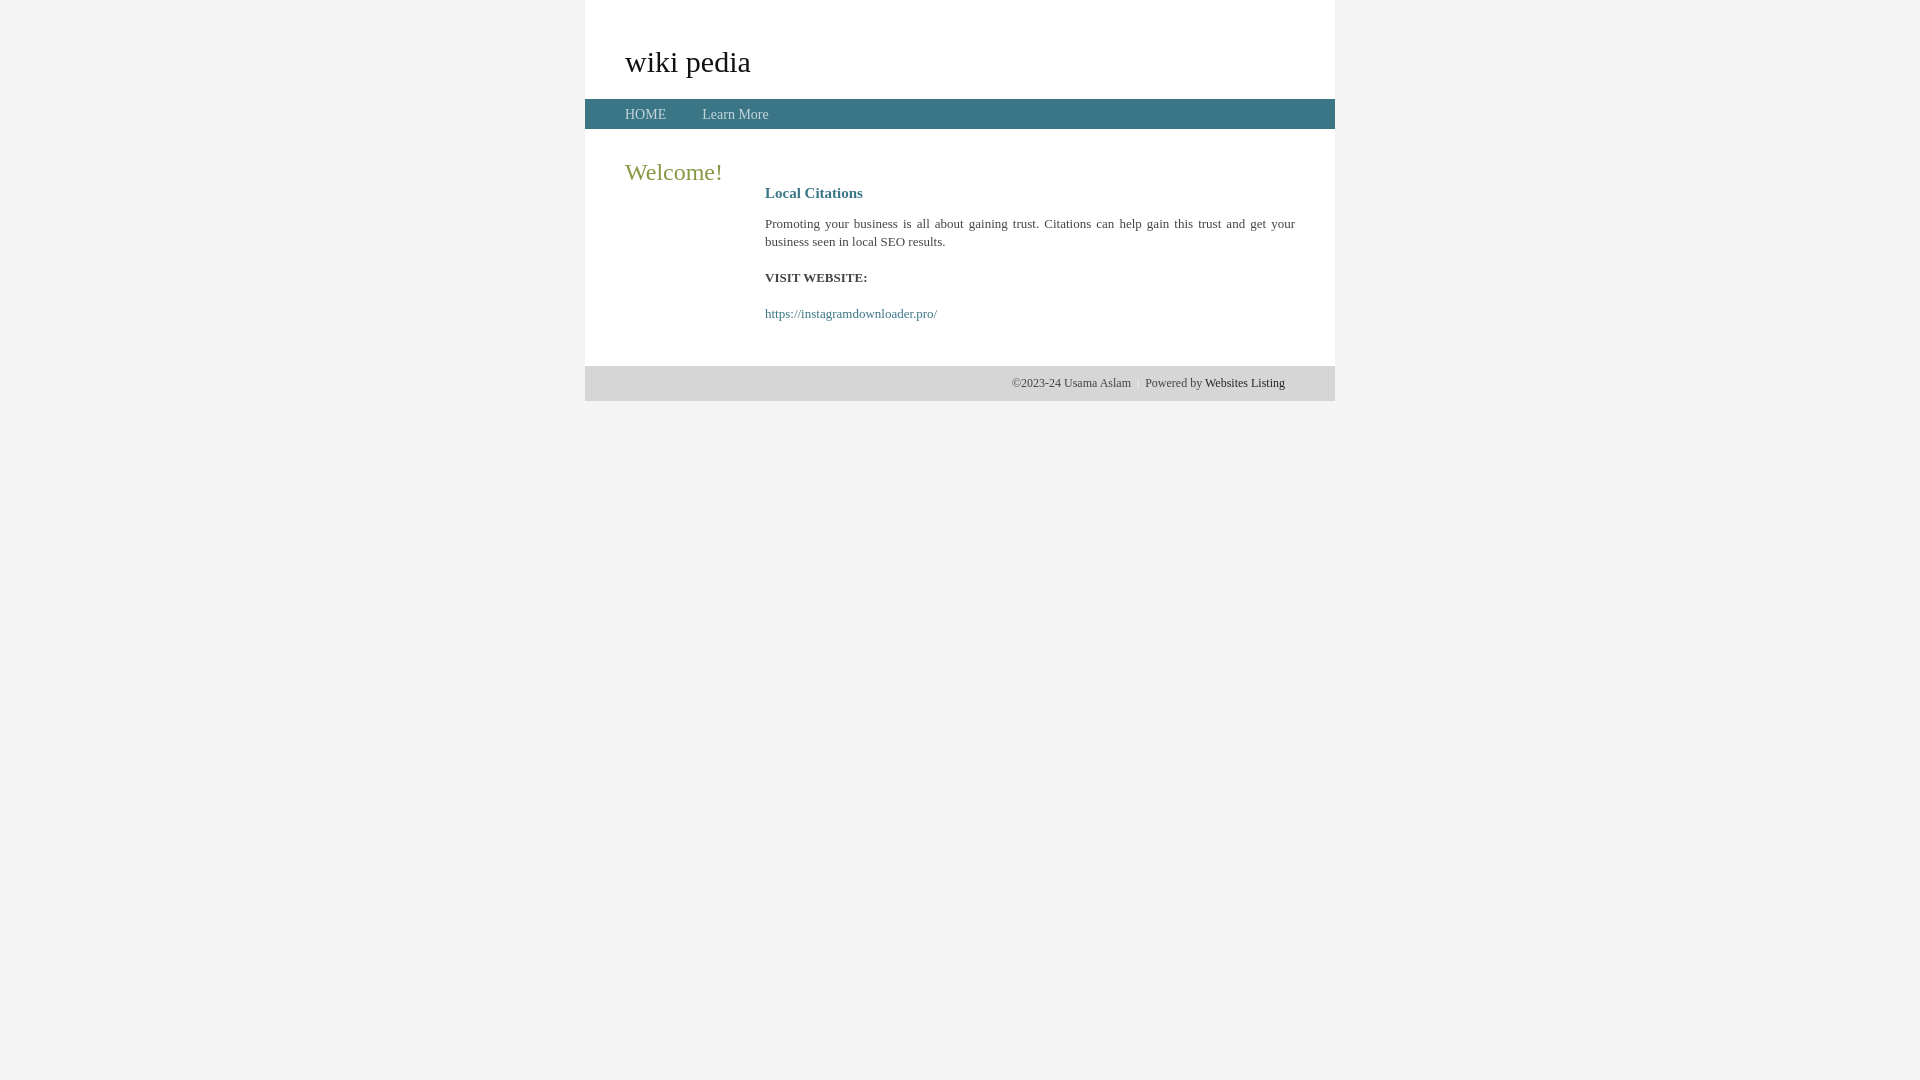 The height and width of the screenshot is (1080, 1920). I want to click on 'https://instagramdownloader.pro/', so click(850, 313).